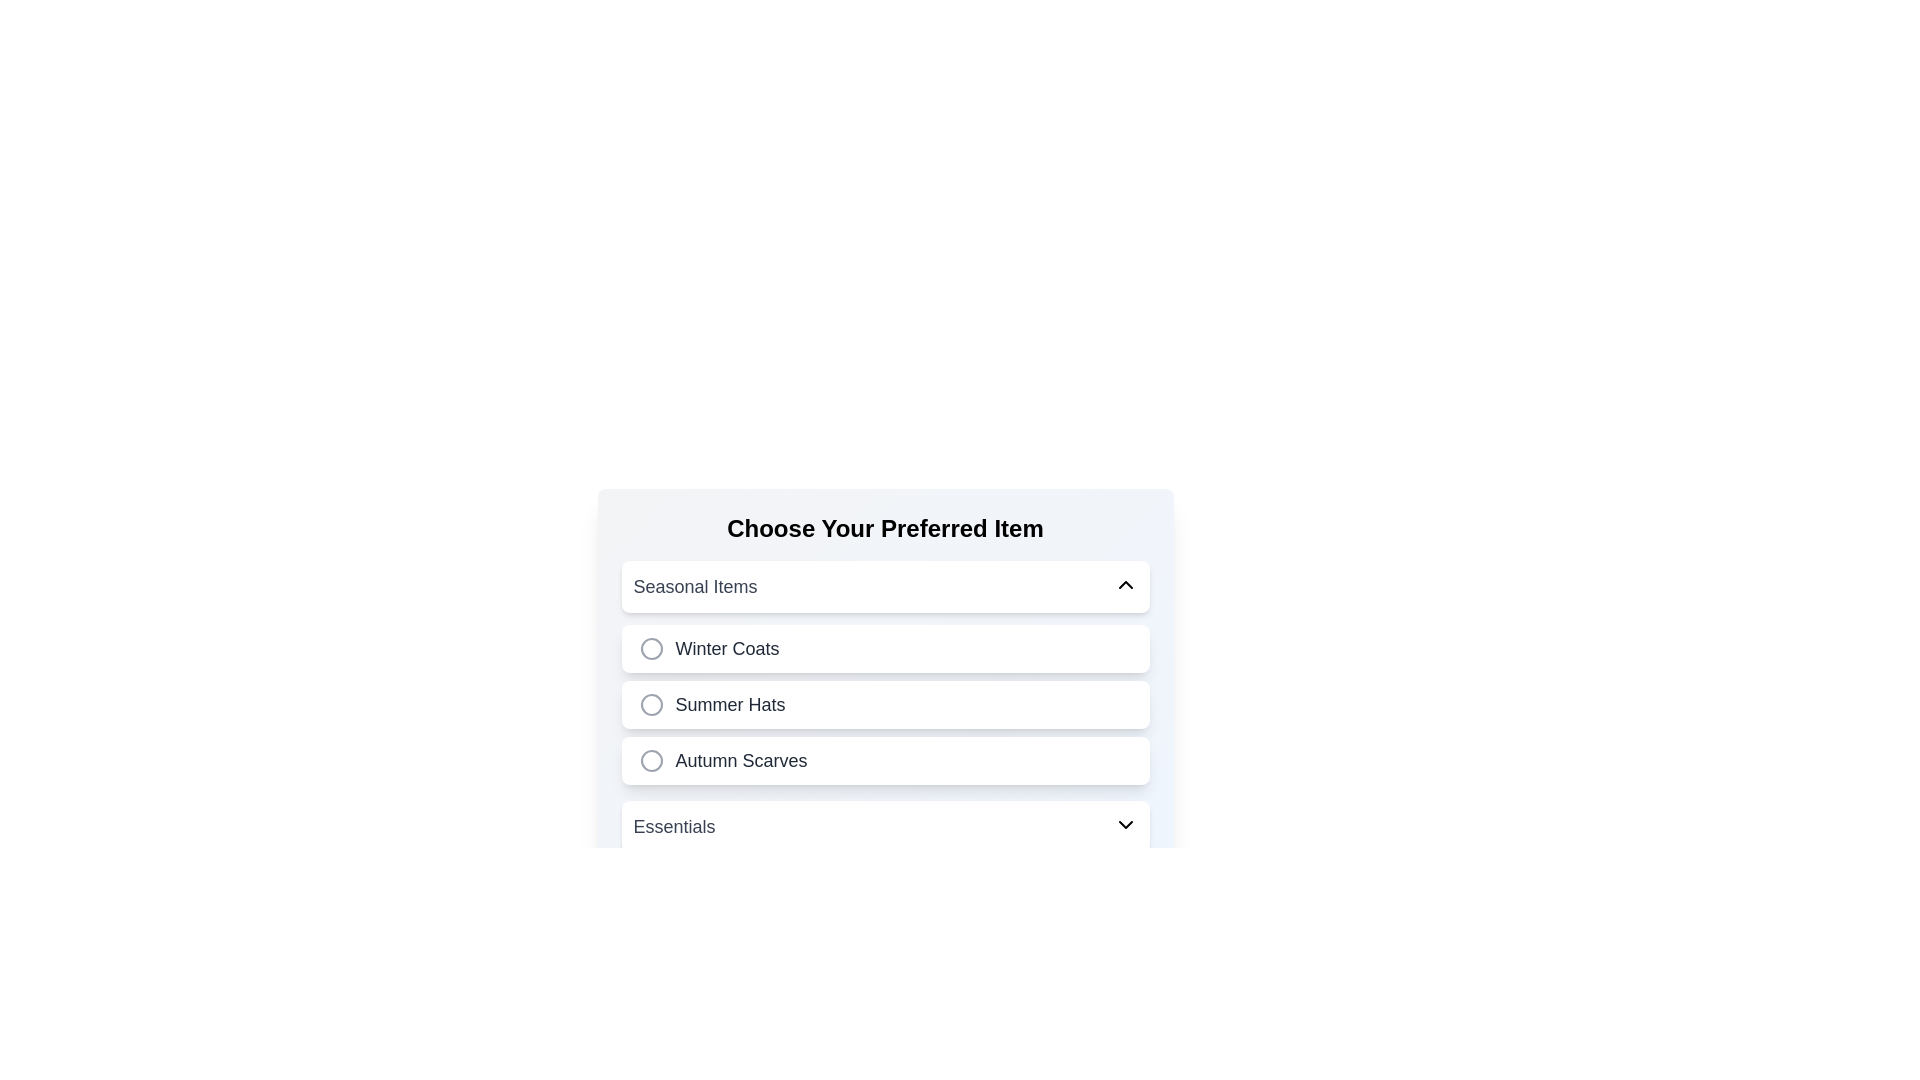  What do you see at coordinates (884, 704) in the screenshot?
I see `the radio button labeled 'Summer Hats'` at bounding box center [884, 704].